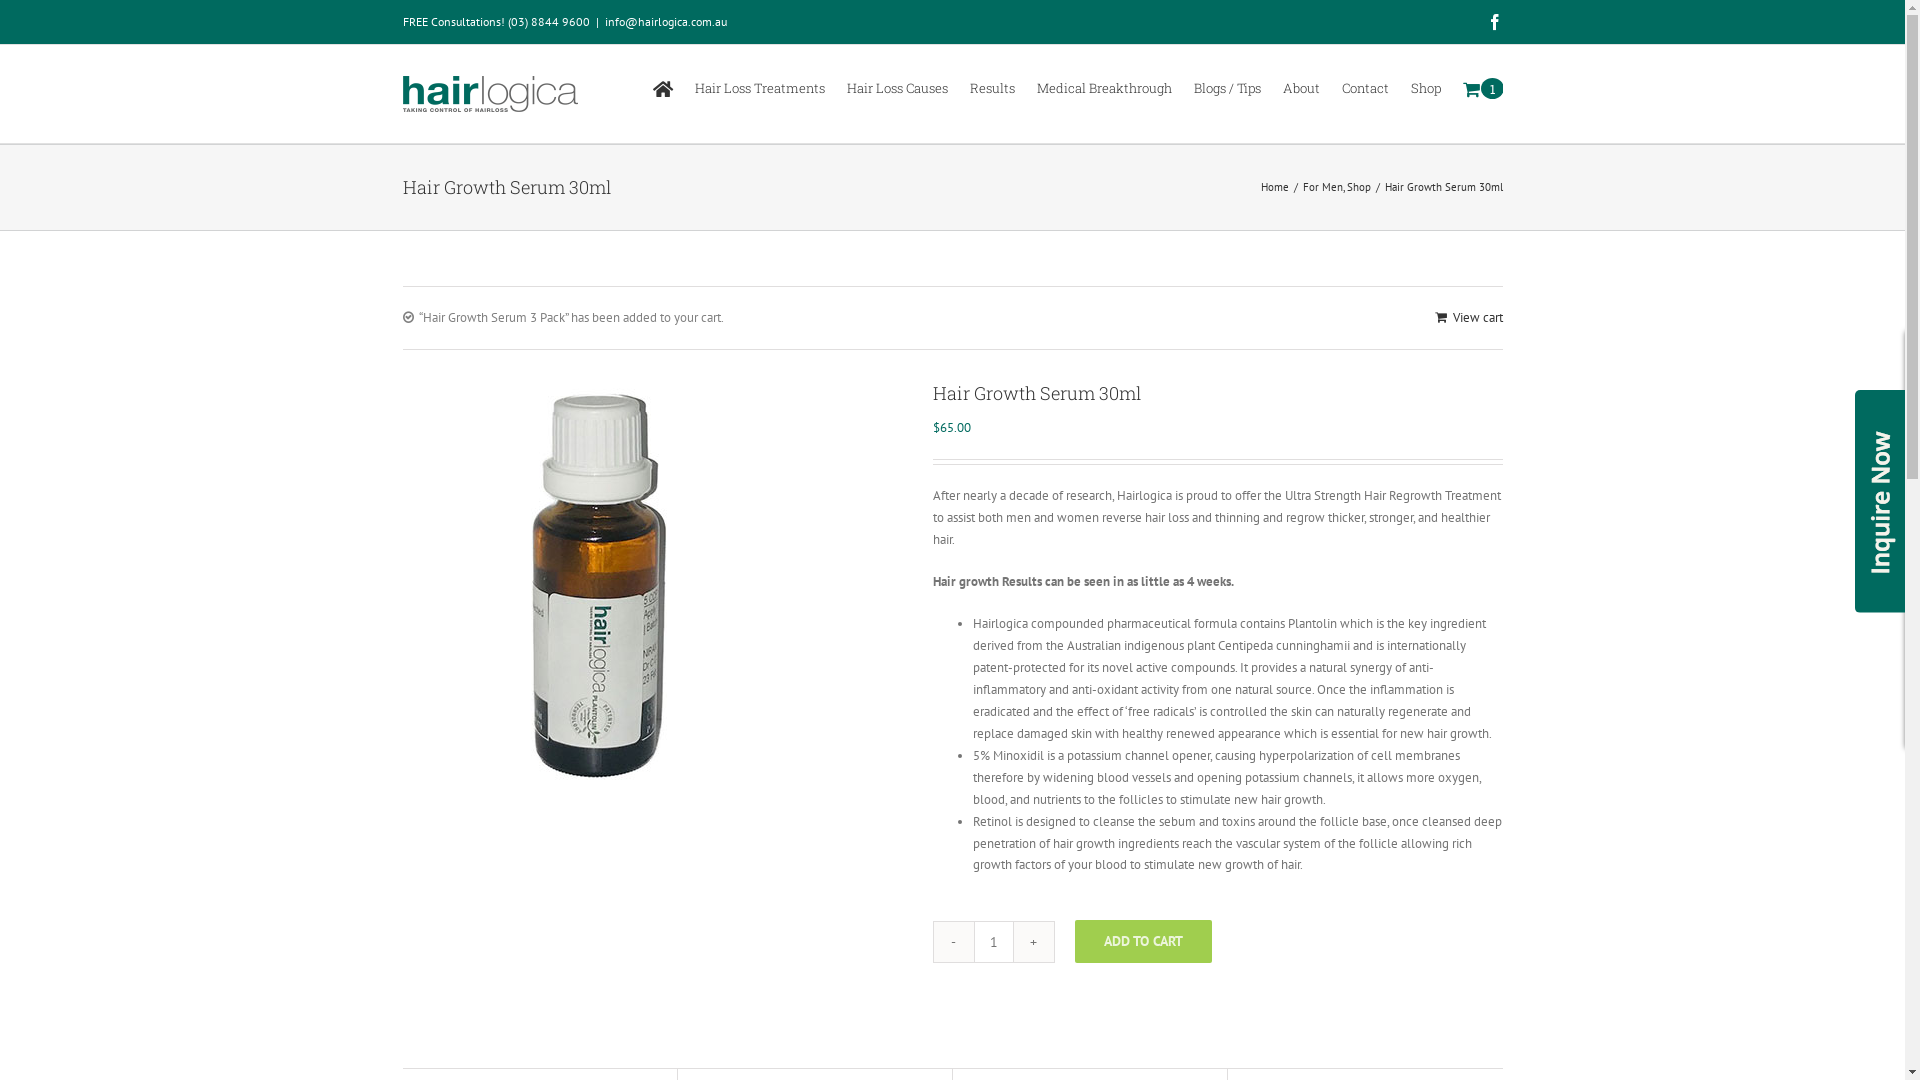 This screenshot has width=1920, height=1080. Describe the element at coordinates (603, 21) in the screenshot. I see `'info@hairlogica.com.au'` at that location.